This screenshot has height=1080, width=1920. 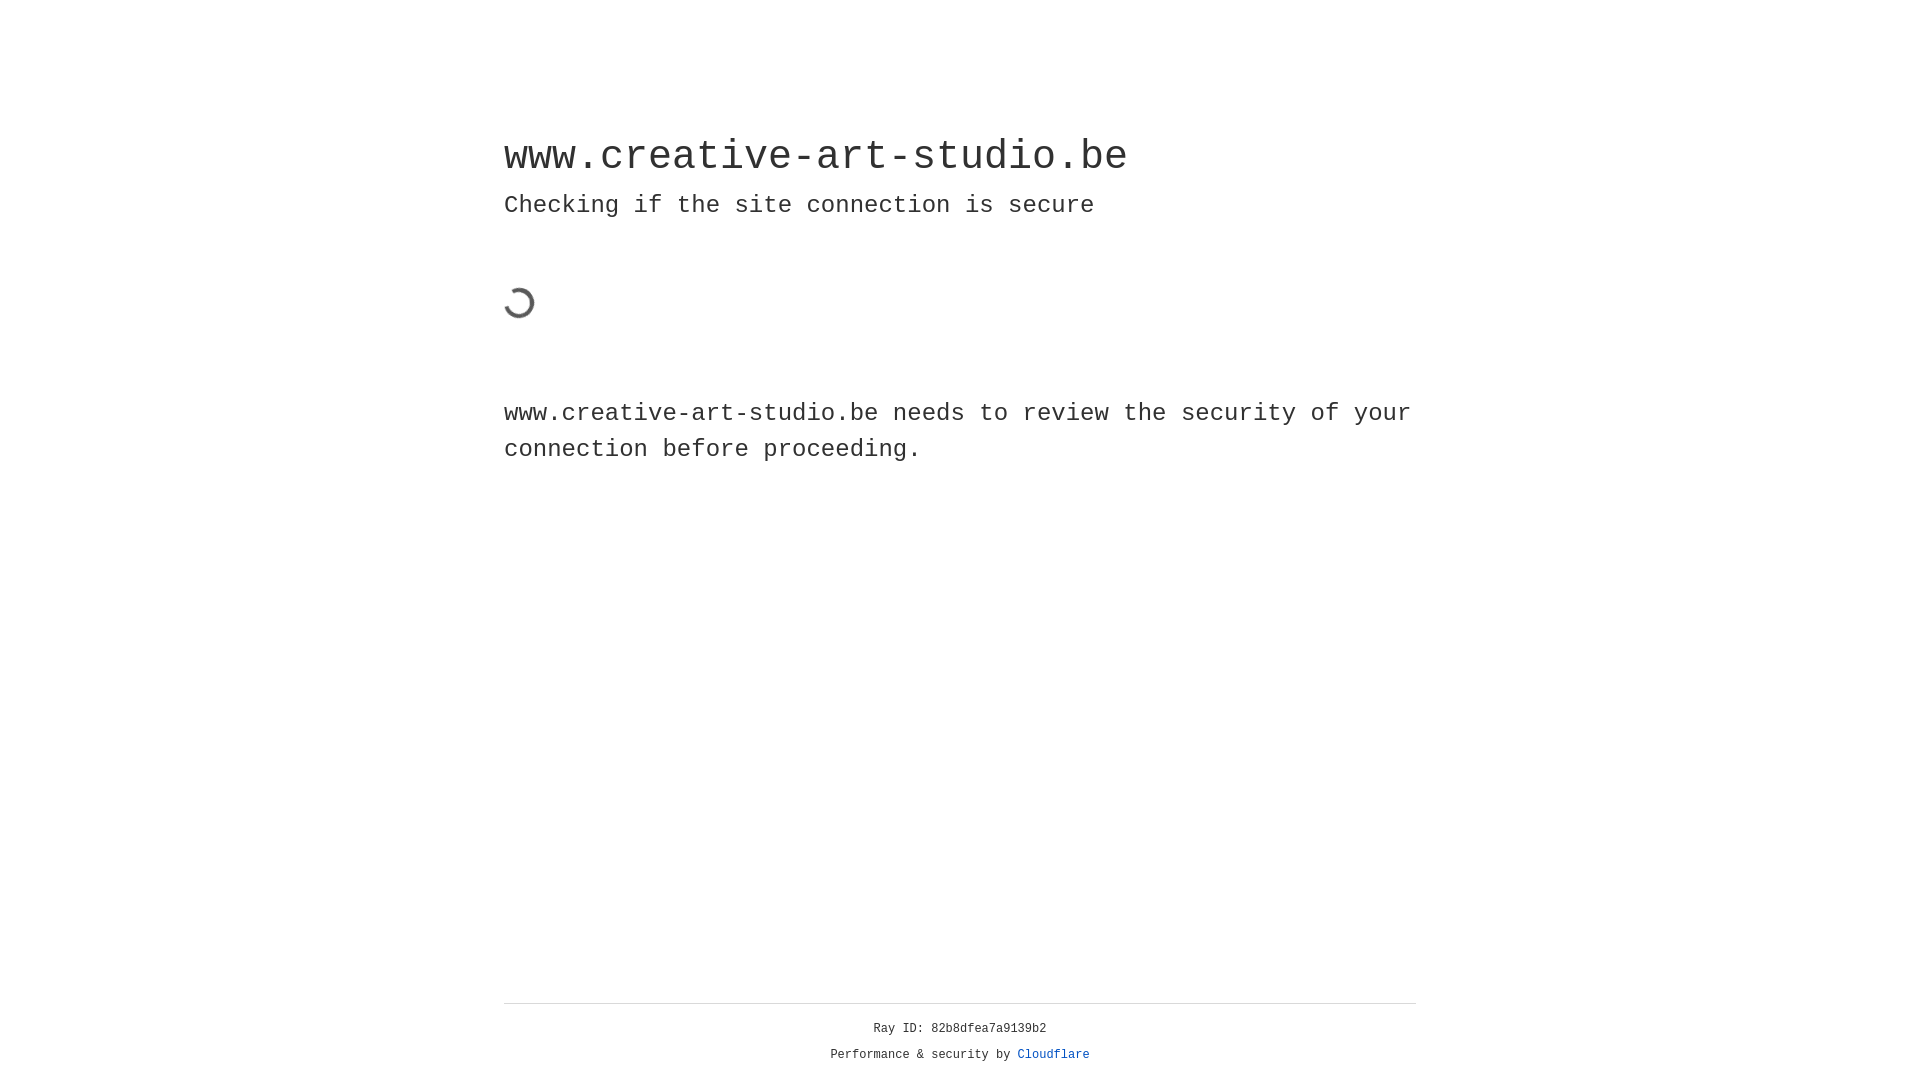 What do you see at coordinates (1053, 1054) in the screenshot?
I see `'Cloudflare'` at bounding box center [1053, 1054].